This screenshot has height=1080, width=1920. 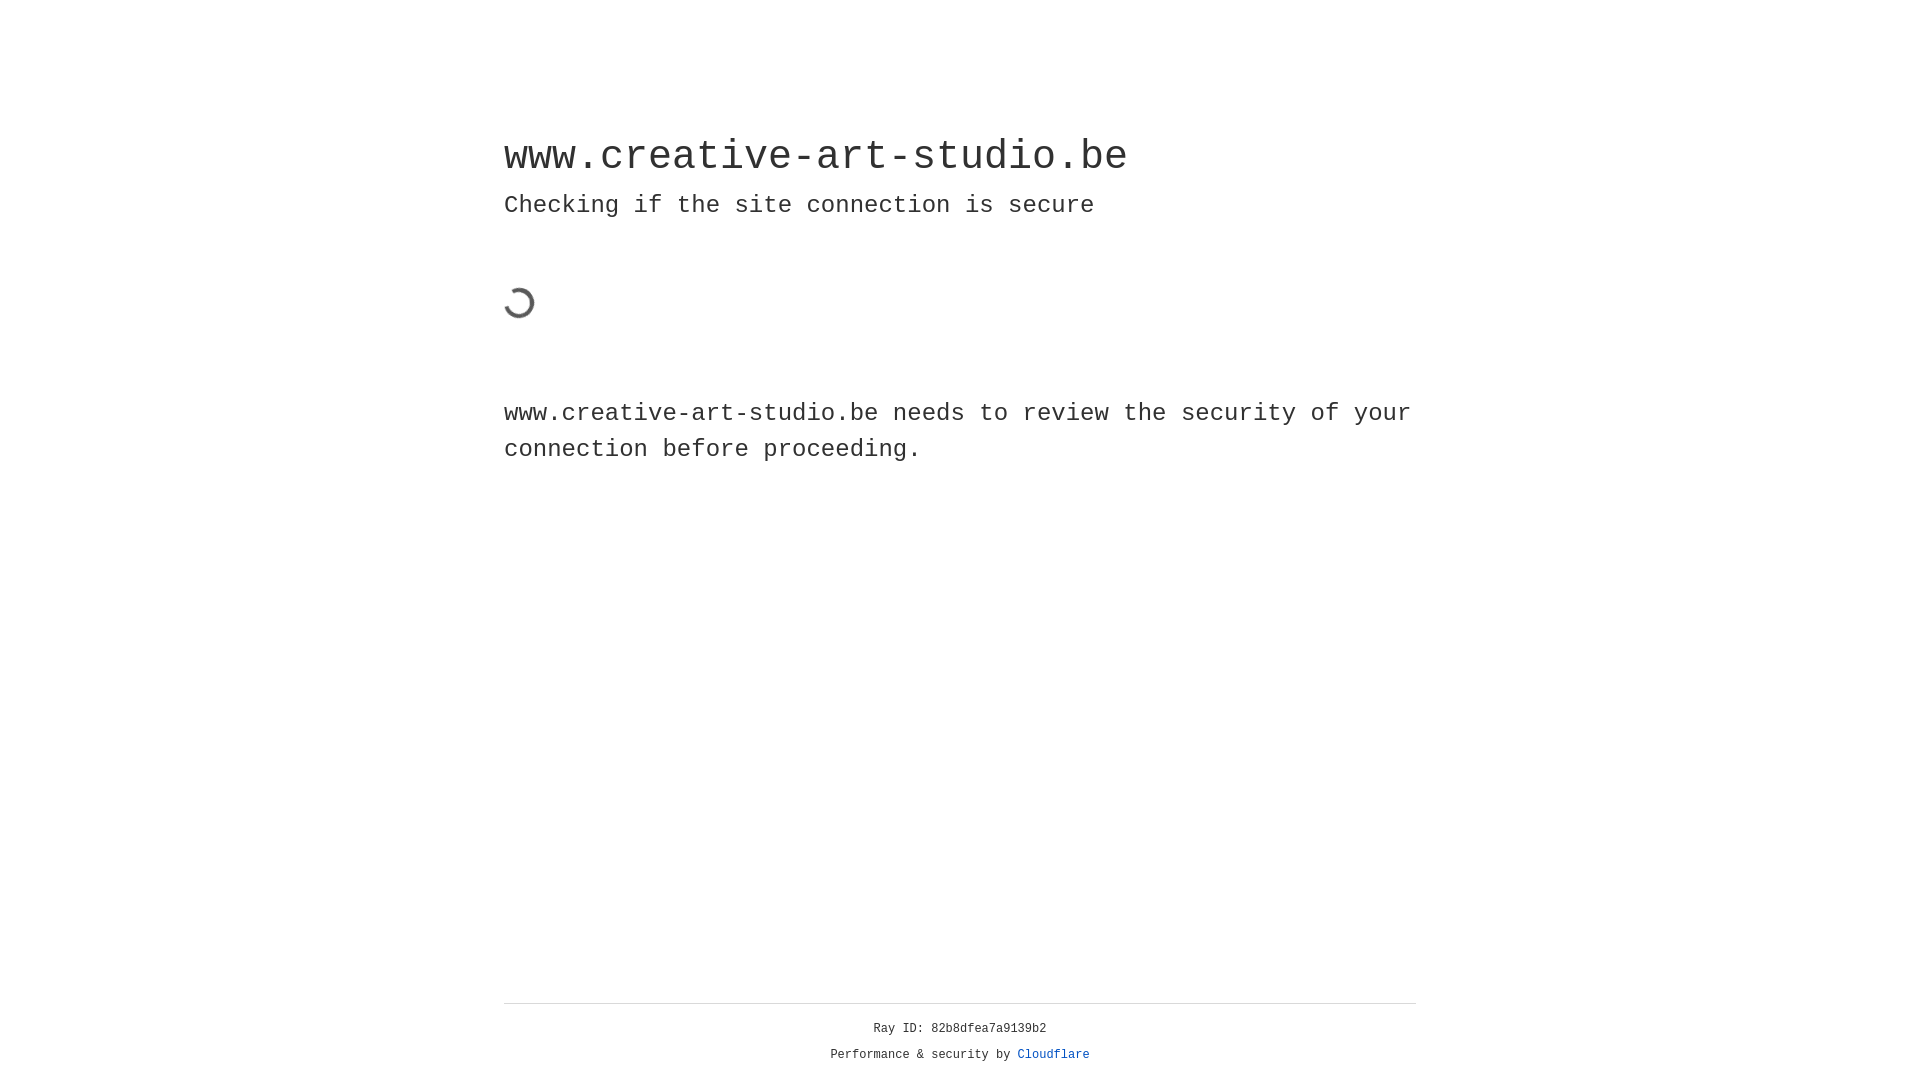 What do you see at coordinates (1053, 1054) in the screenshot?
I see `'Cloudflare'` at bounding box center [1053, 1054].